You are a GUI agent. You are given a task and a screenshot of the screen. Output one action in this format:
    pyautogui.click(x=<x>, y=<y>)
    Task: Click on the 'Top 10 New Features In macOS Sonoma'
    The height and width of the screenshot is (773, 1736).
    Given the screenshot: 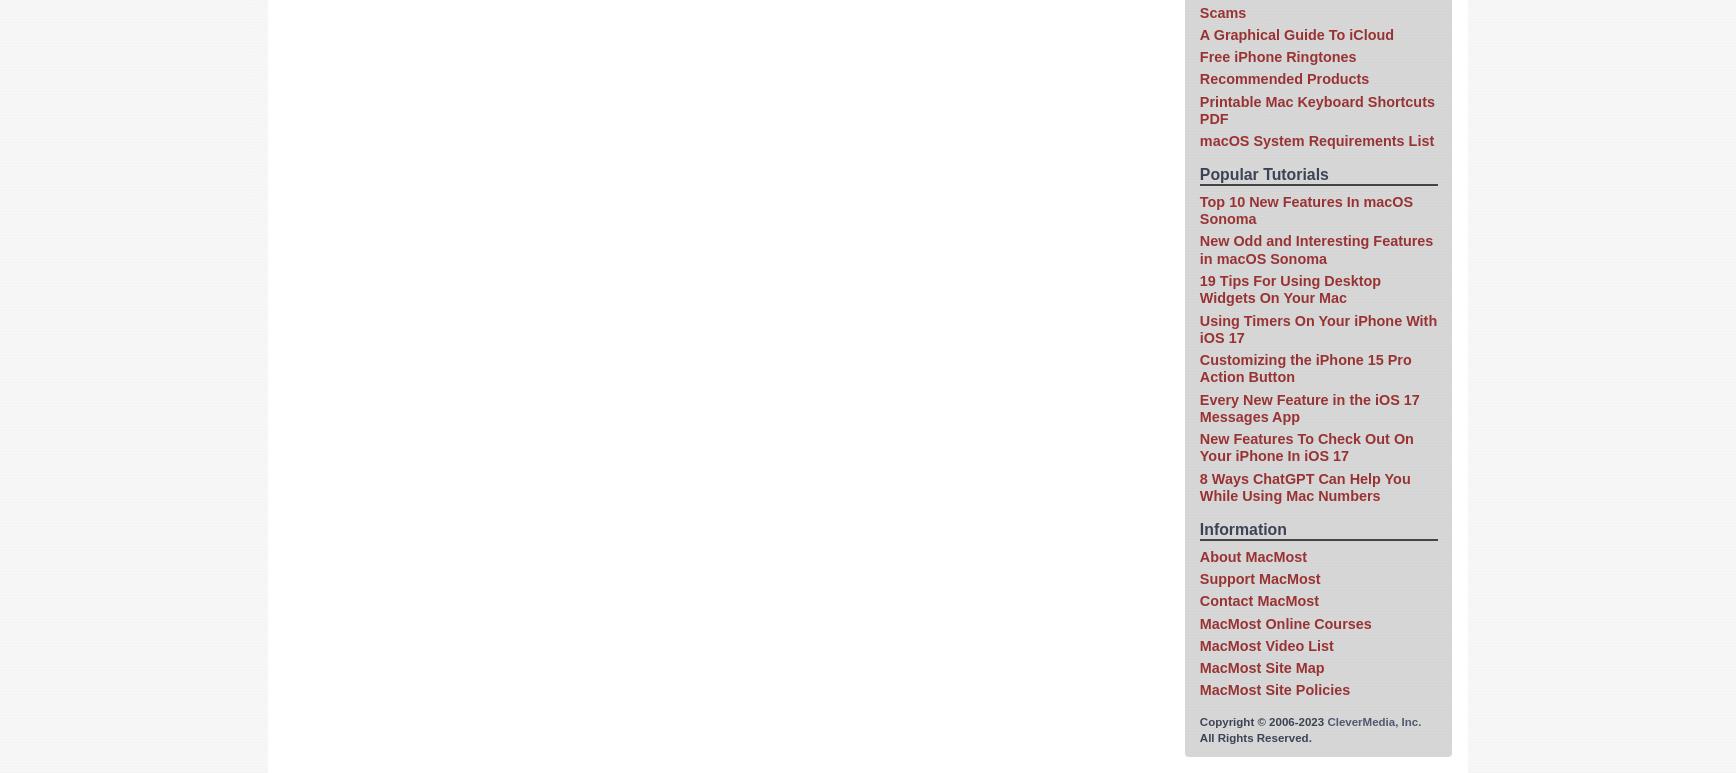 What is the action you would take?
    pyautogui.click(x=1305, y=209)
    